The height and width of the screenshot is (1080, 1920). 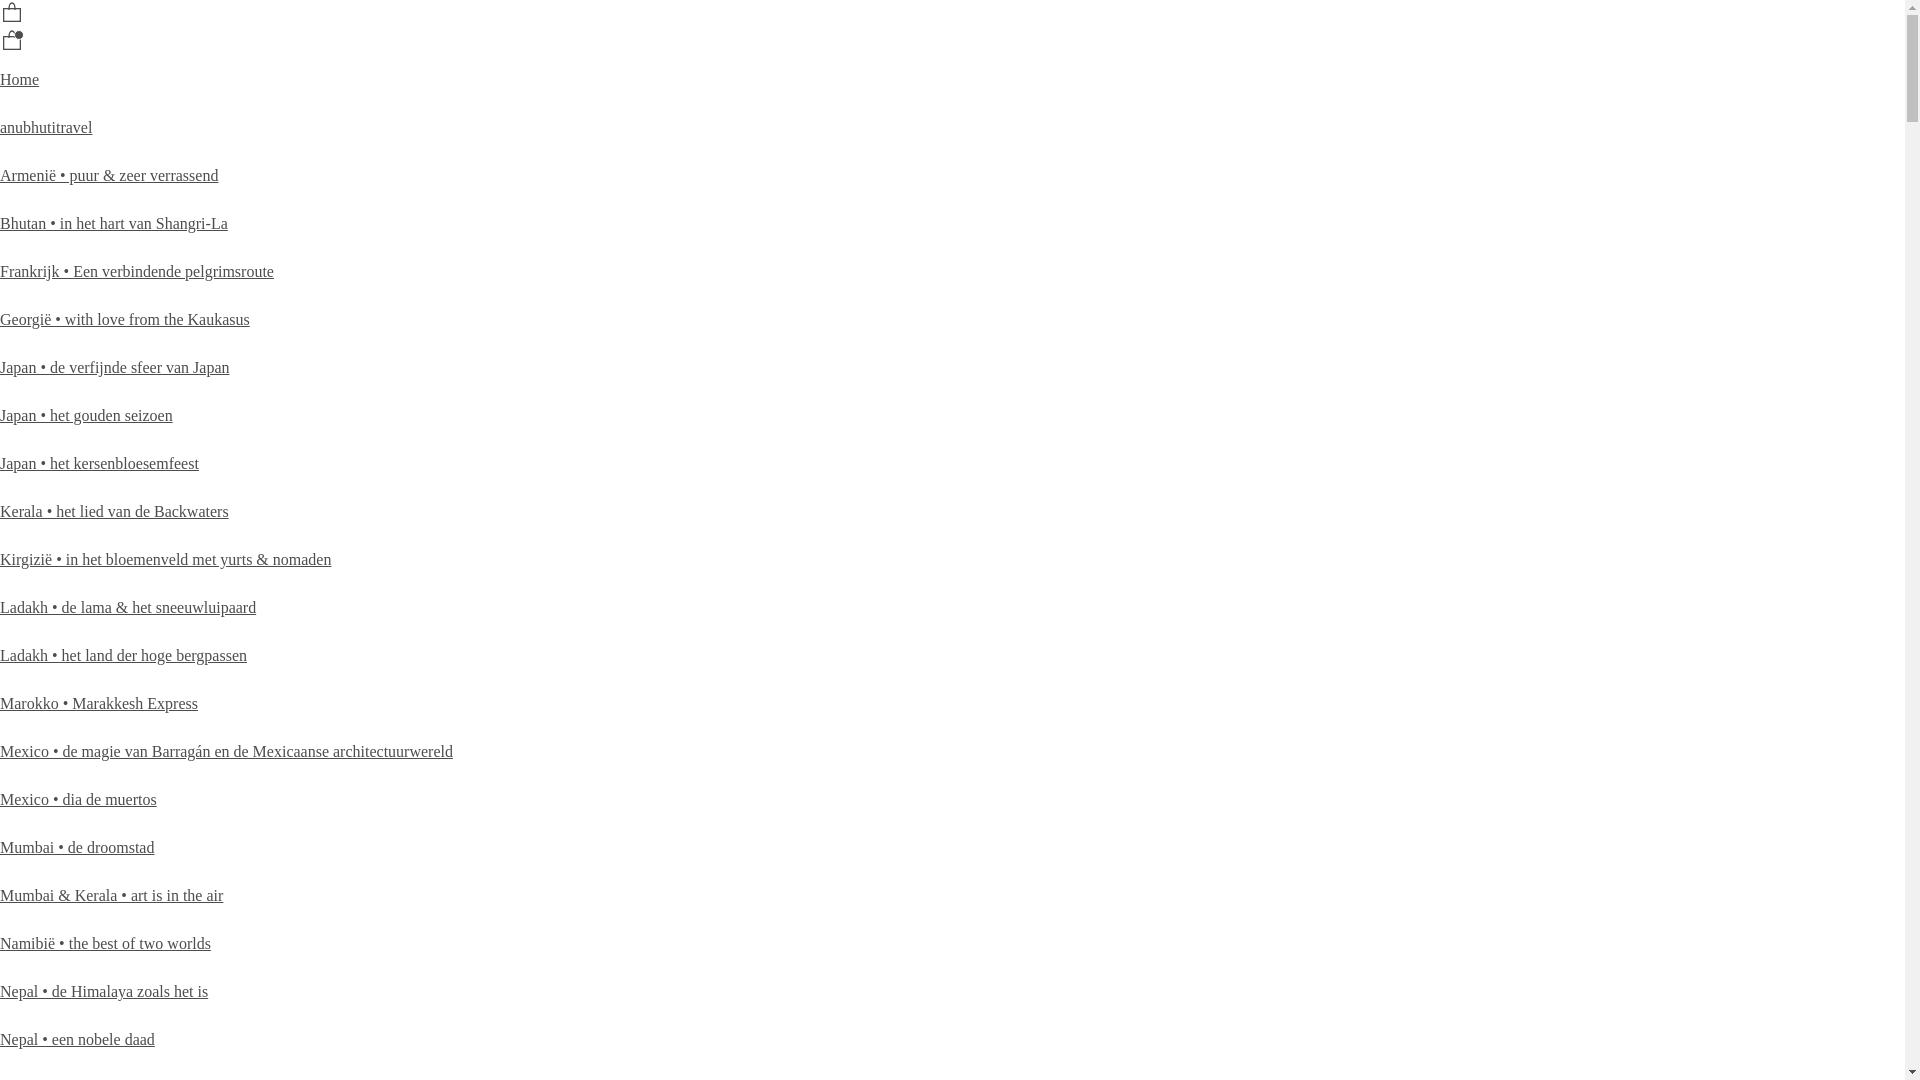 What do you see at coordinates (19, 78) in the screenshot?
I see `'Home'` at bounding box center [19, 78].